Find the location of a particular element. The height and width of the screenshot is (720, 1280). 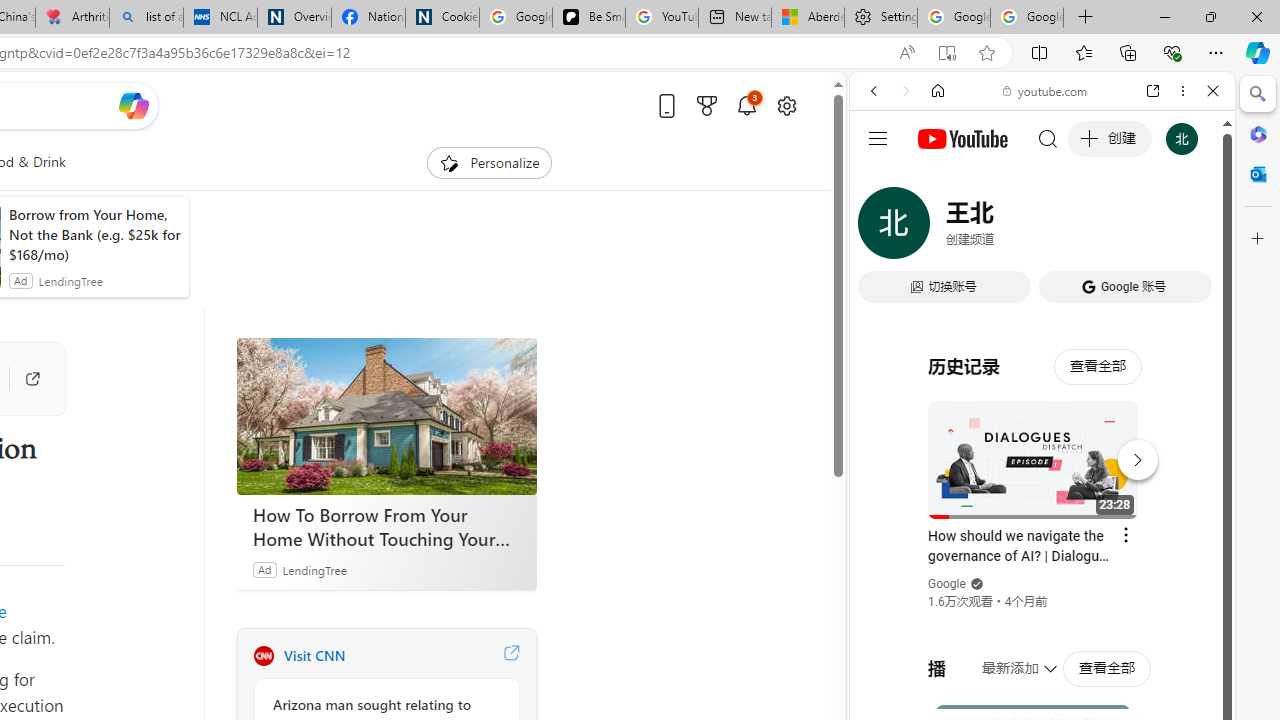

'VIDEOS' is located at coordinates (1006, 227).